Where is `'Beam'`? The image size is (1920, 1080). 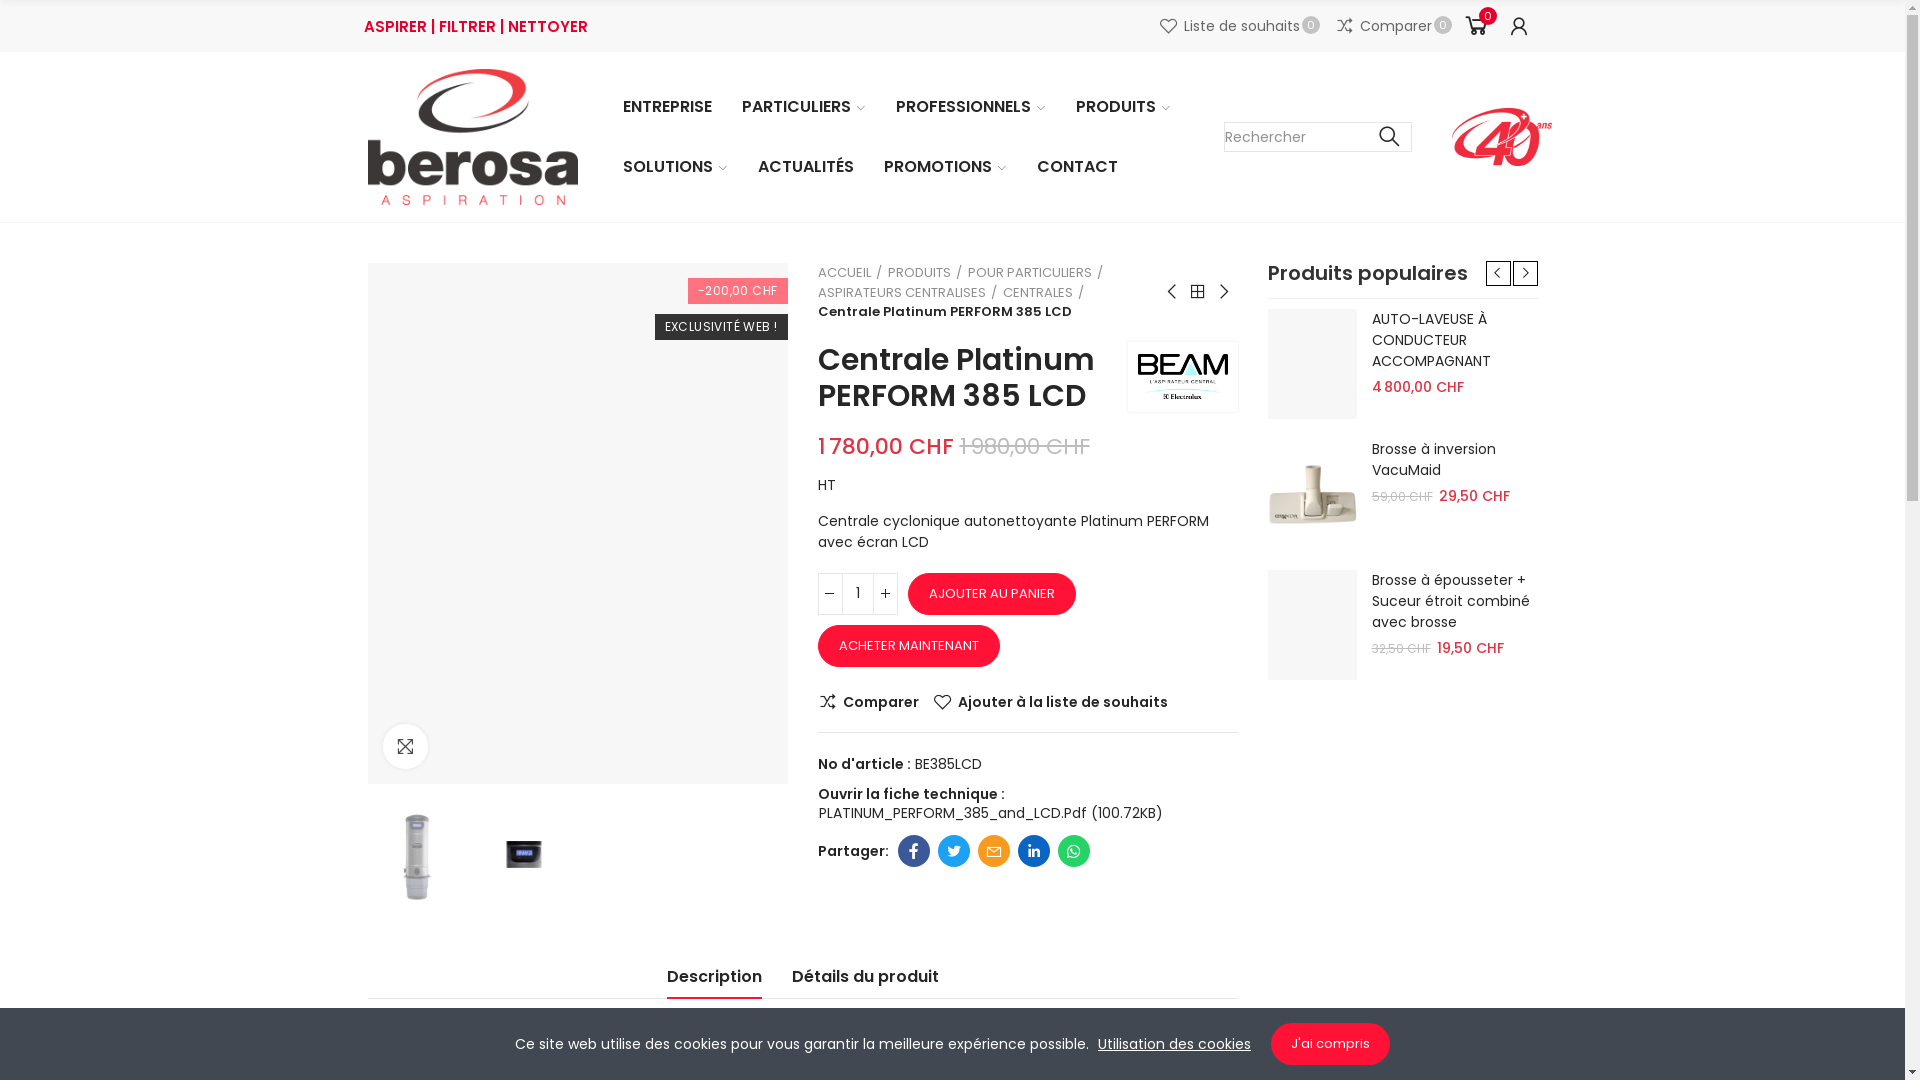
'Beam' is located at coordinates (1182, 375).